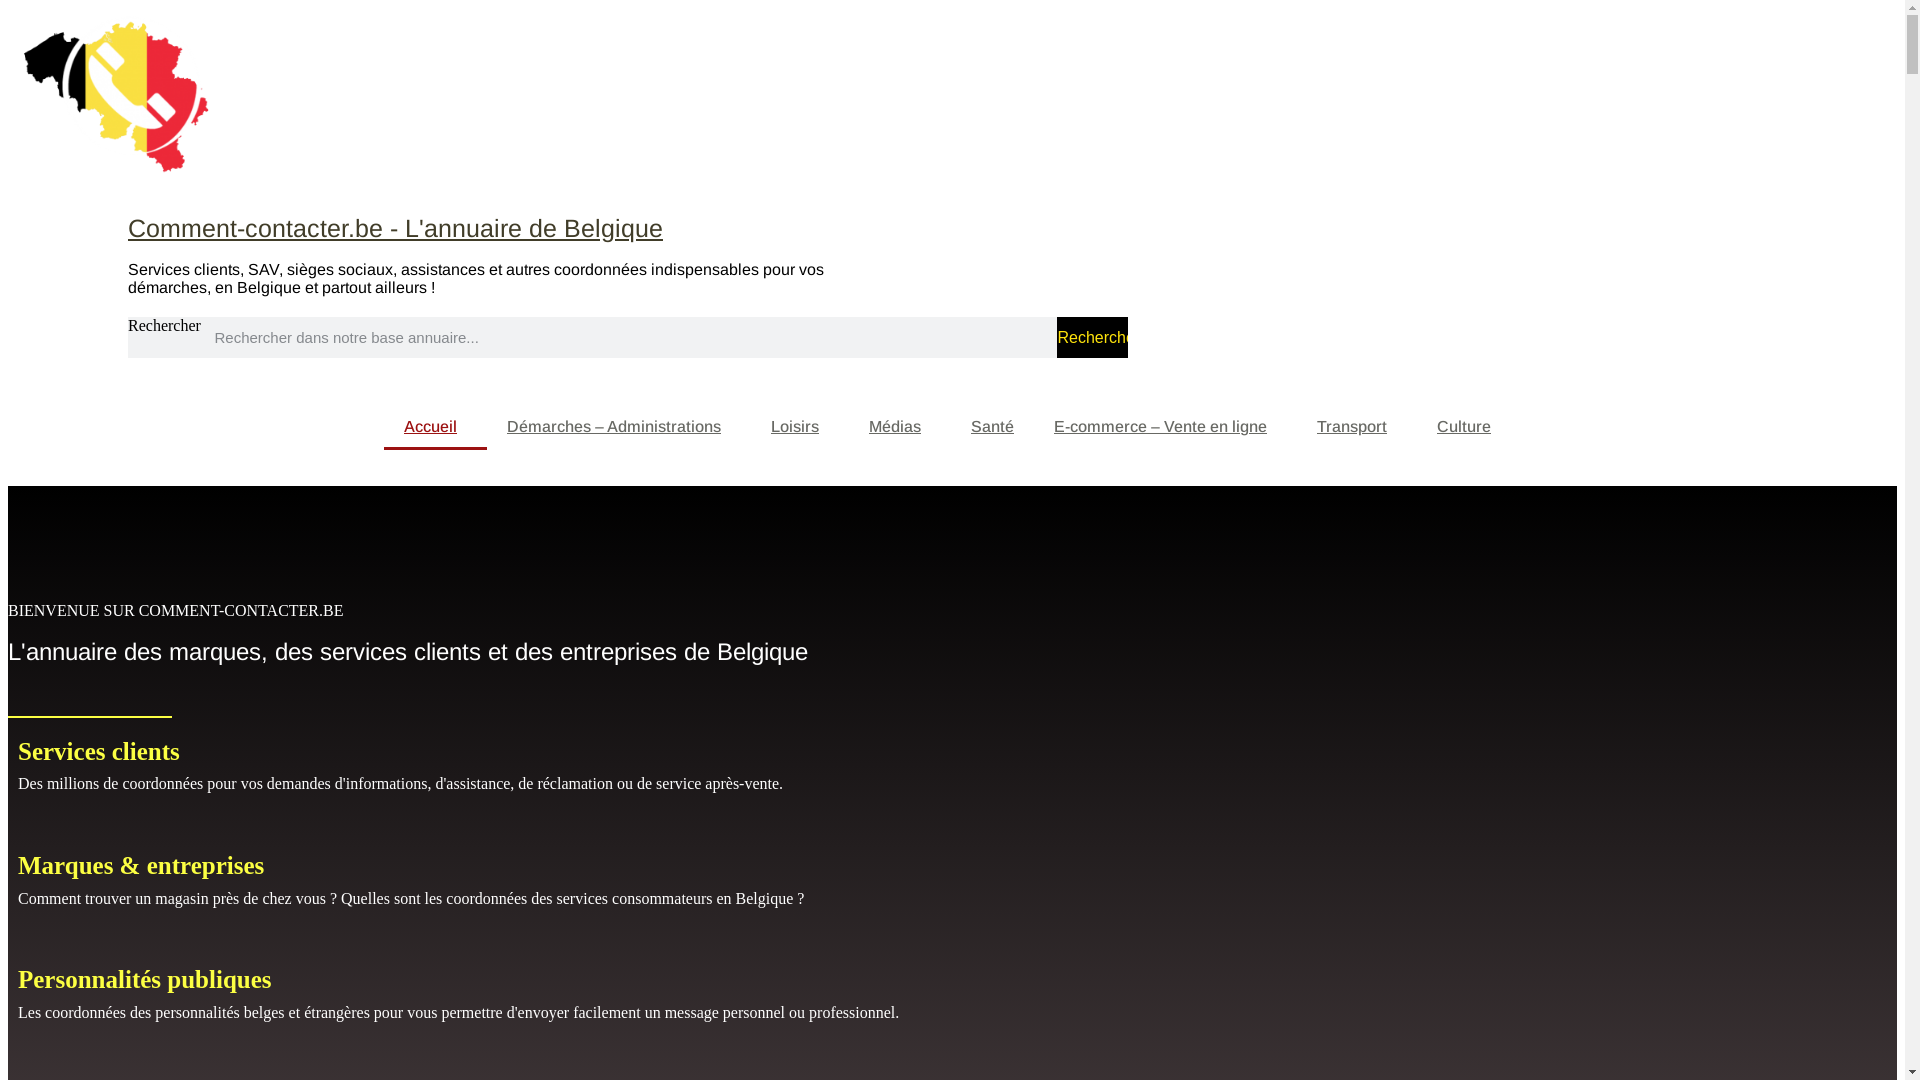 This screenshot has width=1920, height=1080. What do you see at coordinates (434, 426) in the screenshot?
I see `'Accueil'` at bounding box center [434, 426].